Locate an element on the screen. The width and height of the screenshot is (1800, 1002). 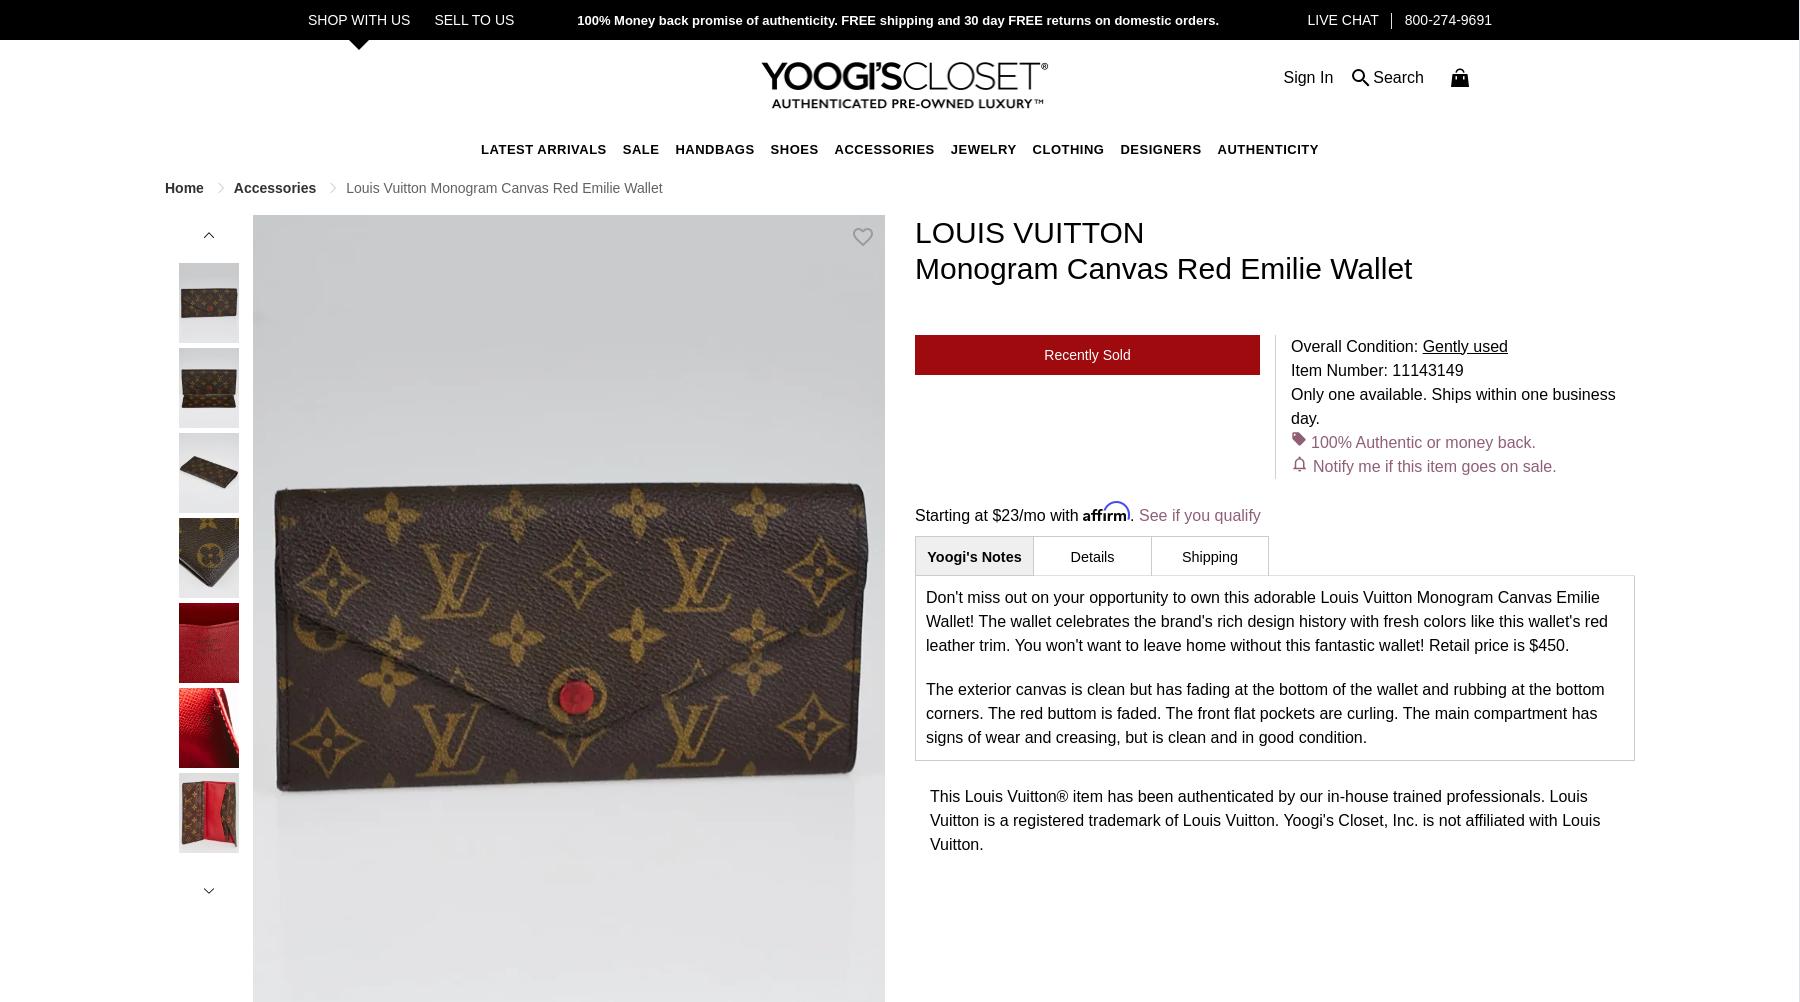
'The exterior canvas is clean but has fading at the bottom of the wallet and rubbing at the bottom corners. The red buttom is faded. The front flat pockets are curling. The main compartment has signs of wear and creasing, but is clean and in good condition.' is located at coordinates (1265, 712).